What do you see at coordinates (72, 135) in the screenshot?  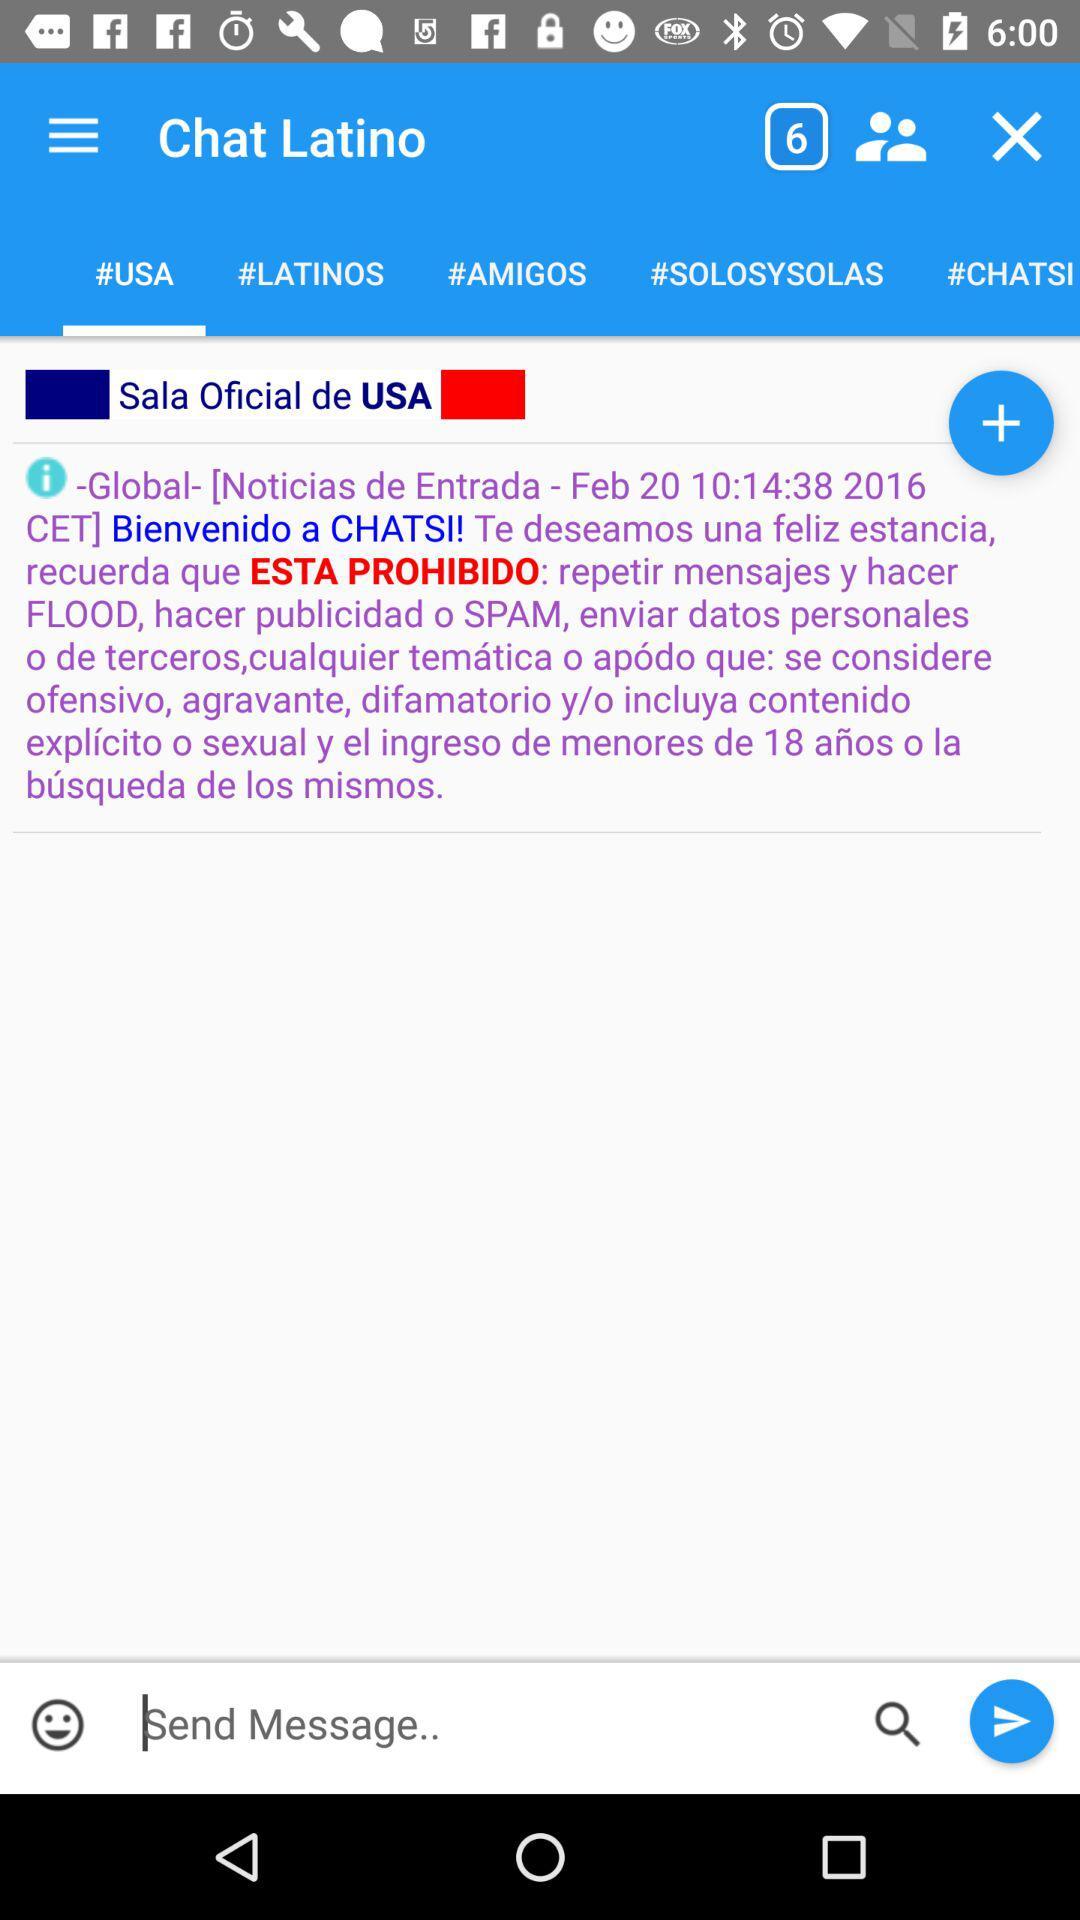 I see `app next to chat latino app` at bounding box center [72, 135].